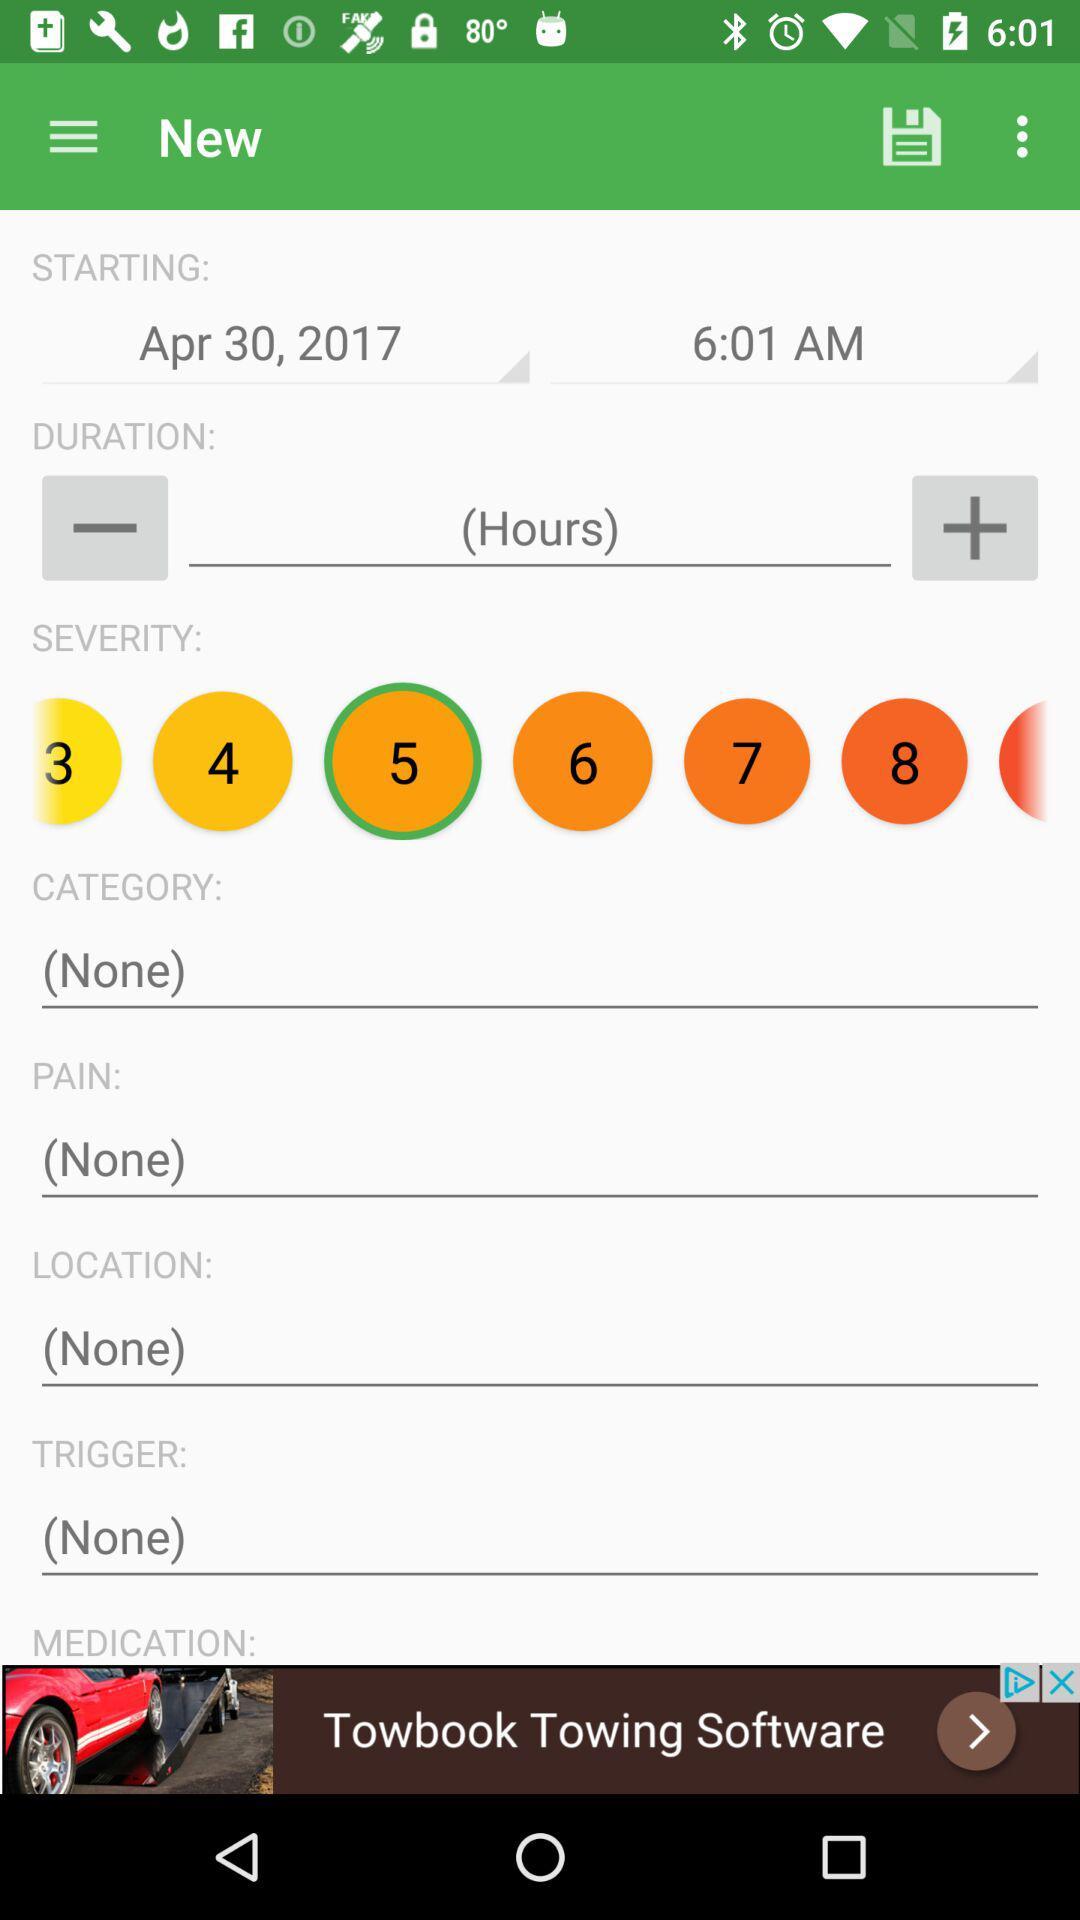 The height and width of the screenshot is (1920, 1080). Describe the element at coordinates (540, 1535) in the screenshot. I see `trigger value` at that location.